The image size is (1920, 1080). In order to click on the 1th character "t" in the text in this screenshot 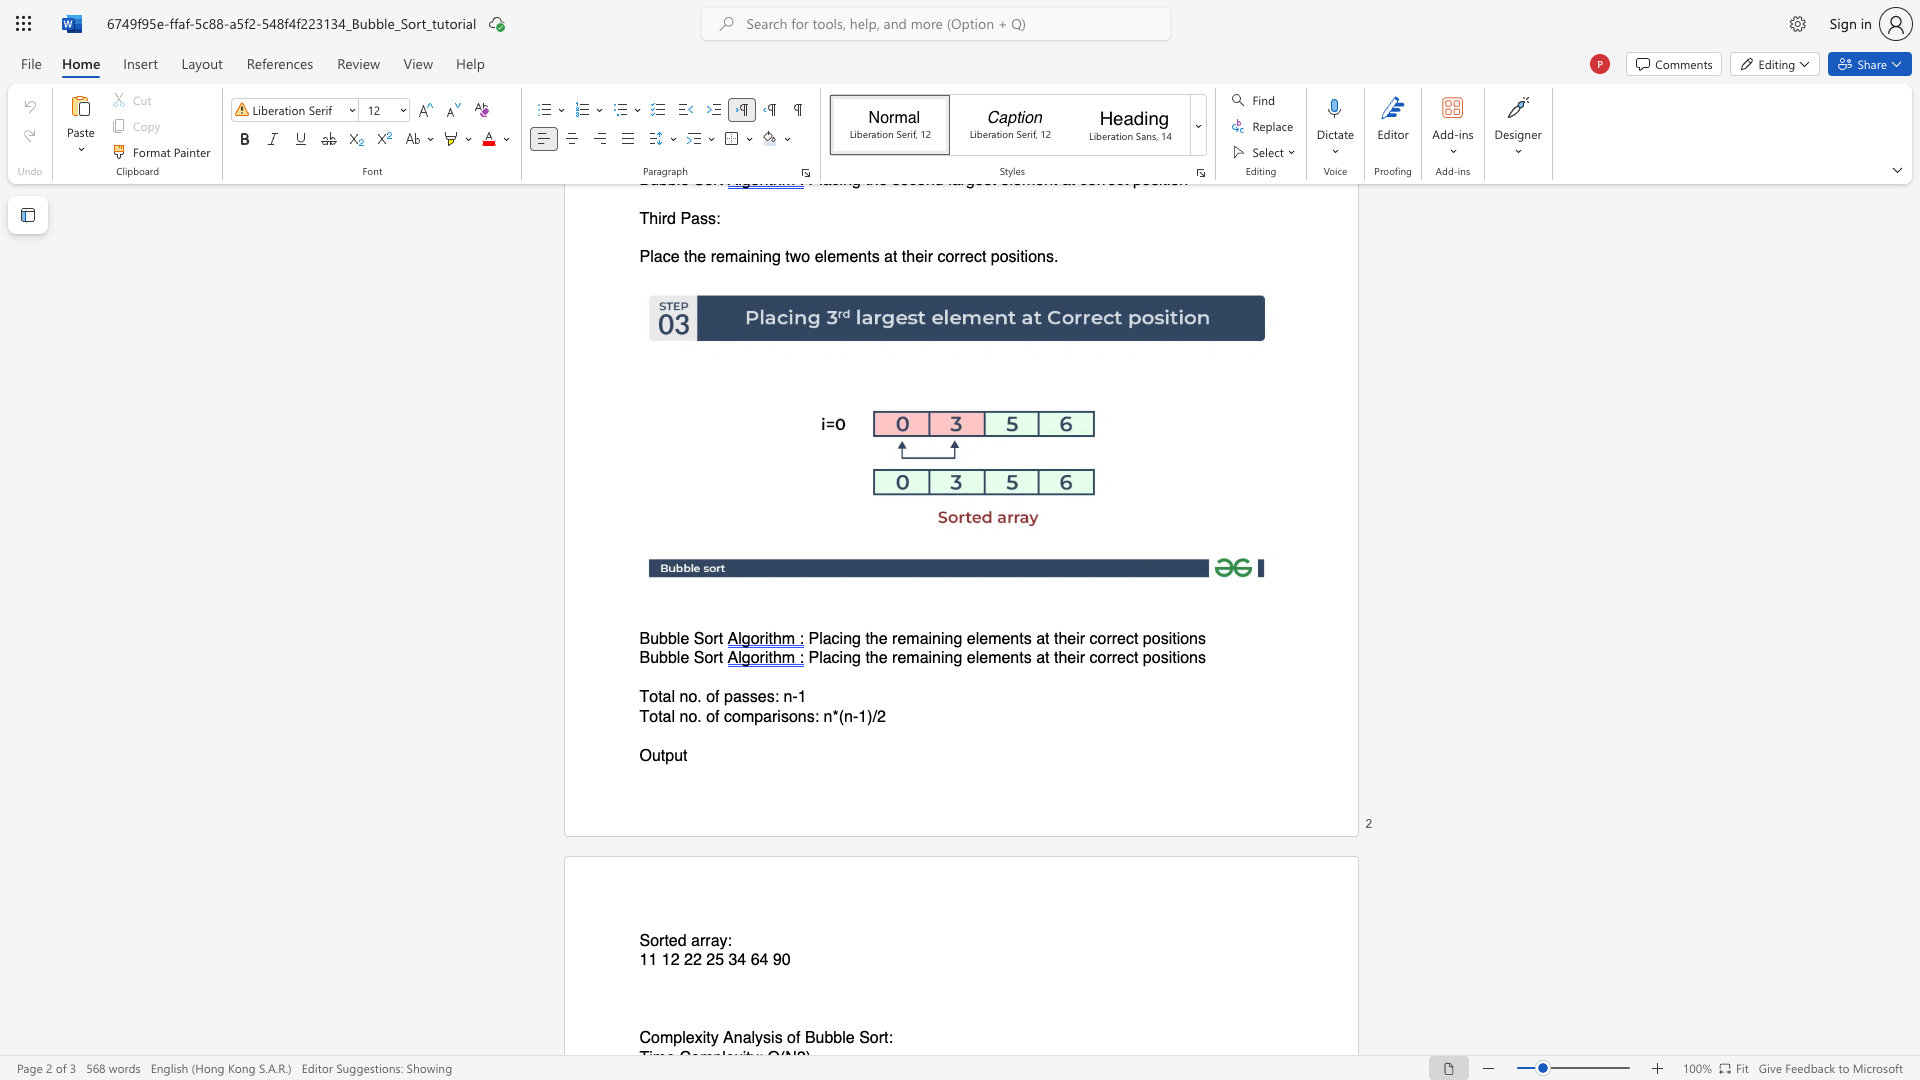, I will do `click(720, 639)`.